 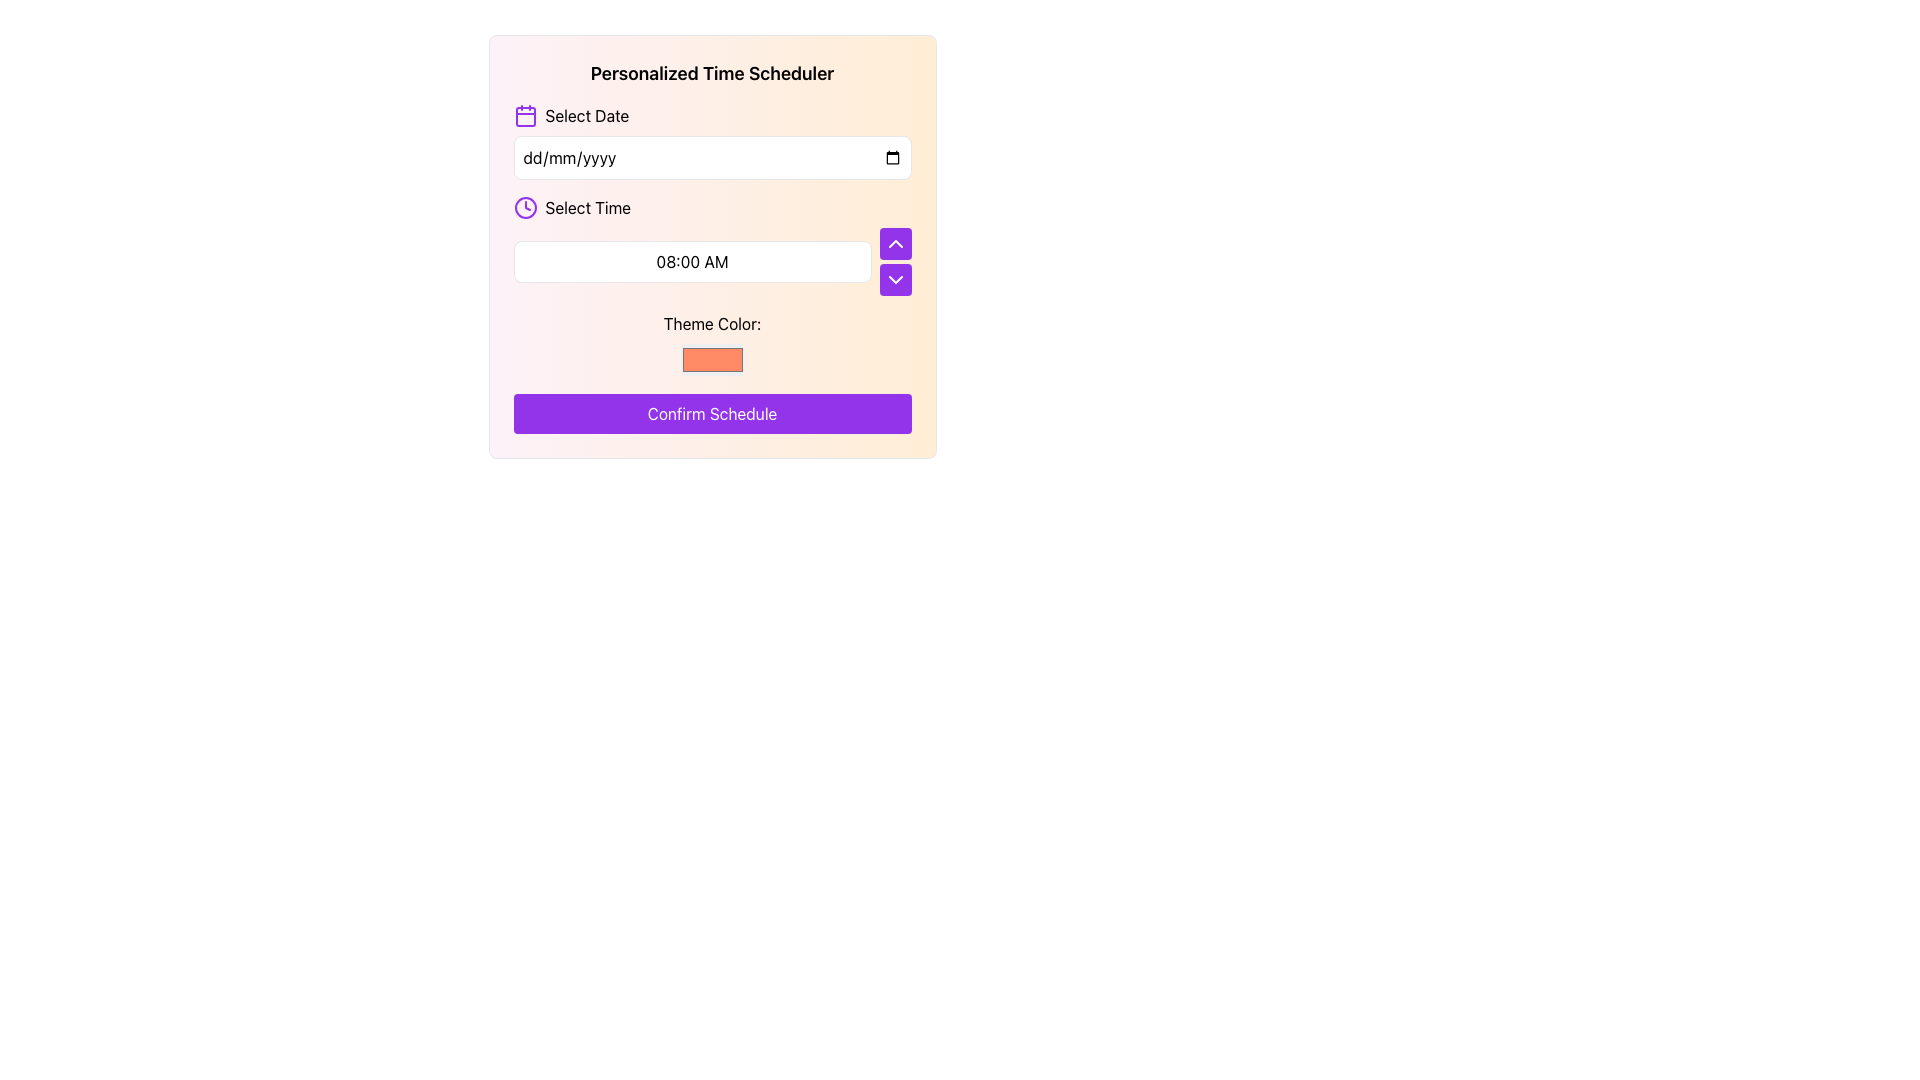 I want to click on the circular clock icon with a purple outline located to the left of the 'Select Time' label for accessibility purposes, so click(x=525, y=208).